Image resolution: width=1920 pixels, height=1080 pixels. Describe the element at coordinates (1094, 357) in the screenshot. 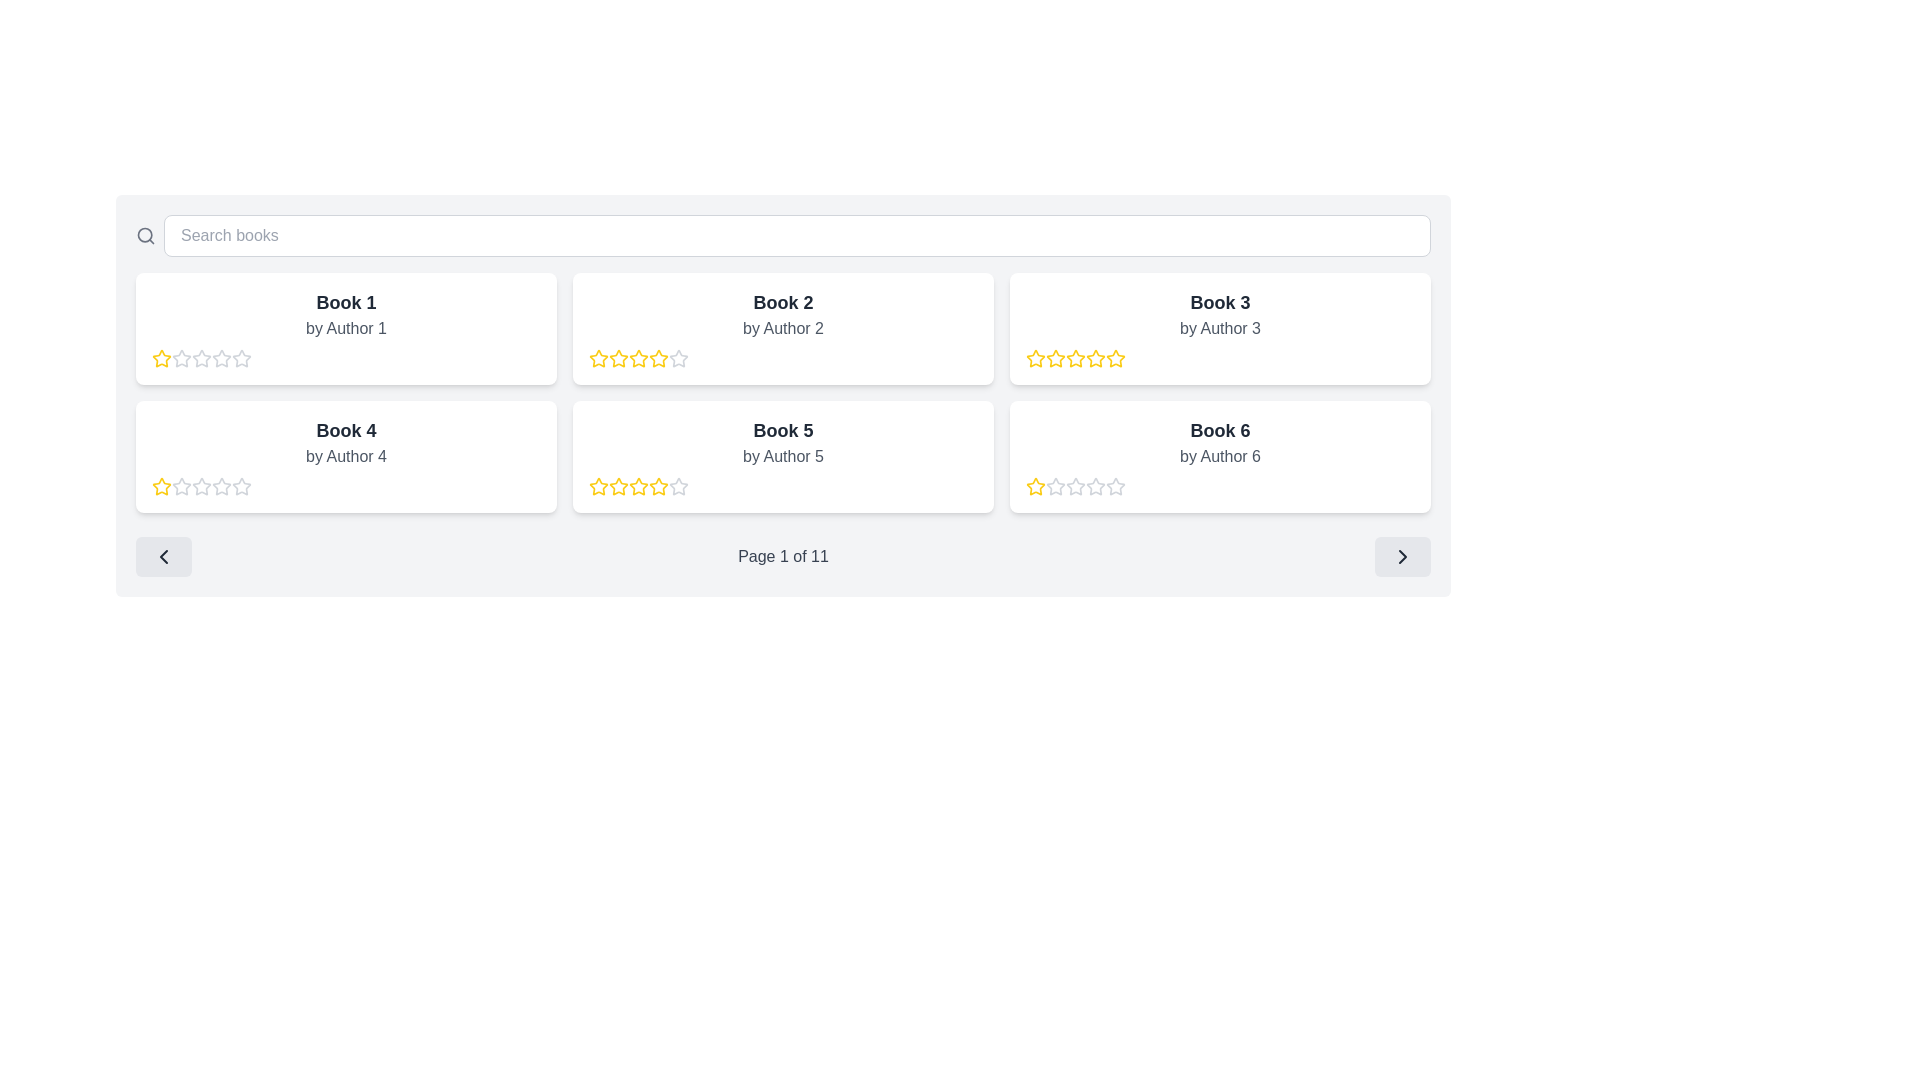

I see `the third interactive rating star with a yellow outline for 'Book 3' by 'Author 3'` at that location.